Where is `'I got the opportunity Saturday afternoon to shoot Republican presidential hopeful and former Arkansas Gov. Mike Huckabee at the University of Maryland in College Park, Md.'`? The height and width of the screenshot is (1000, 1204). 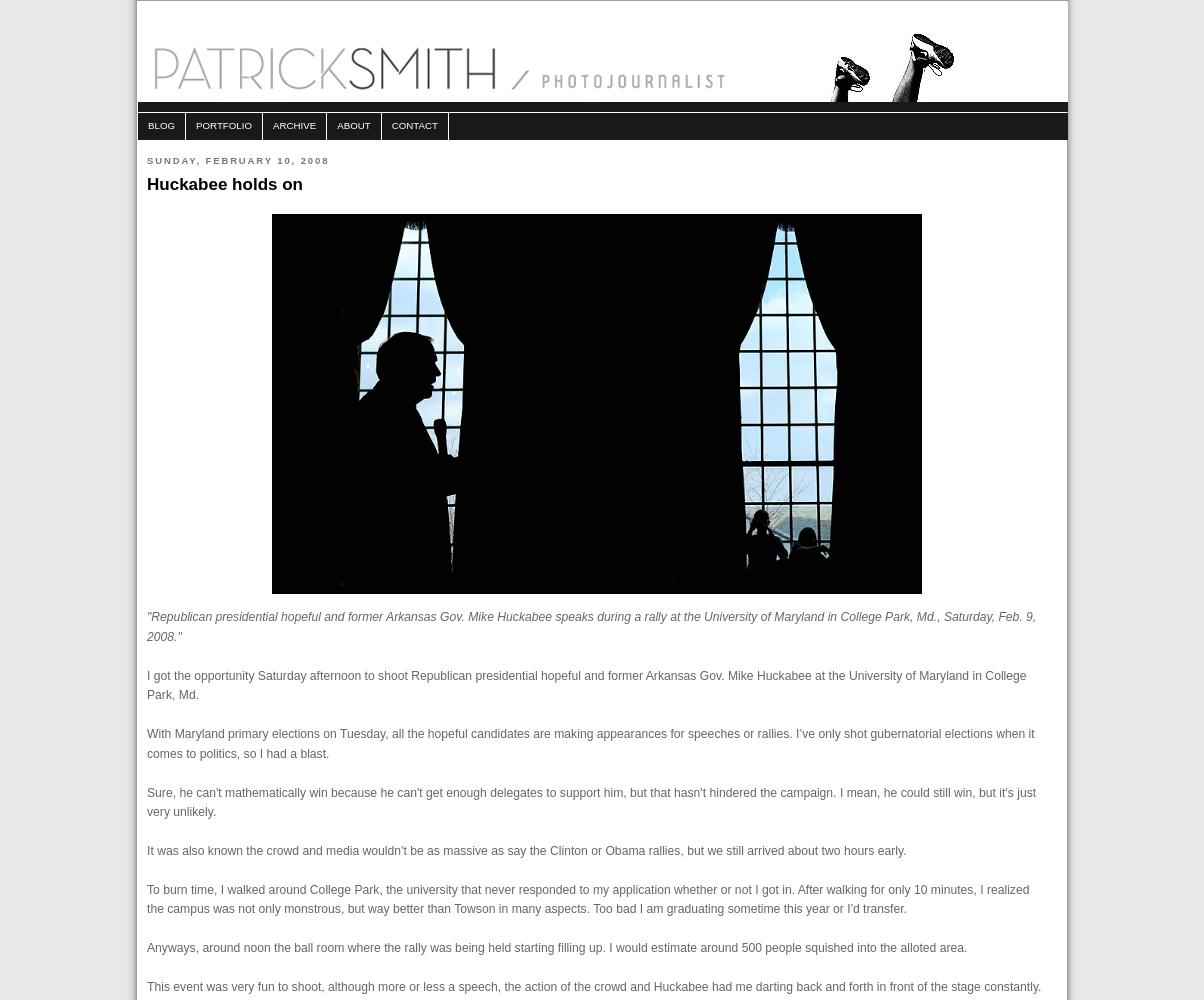 'I got the opportunity Saturday afternoon to shoot Republican presidential hopeful and former Arkansas Gov. Mike Huckabee at the University of Maryland in College Park, Md.' is located at coordinates (586, 685).